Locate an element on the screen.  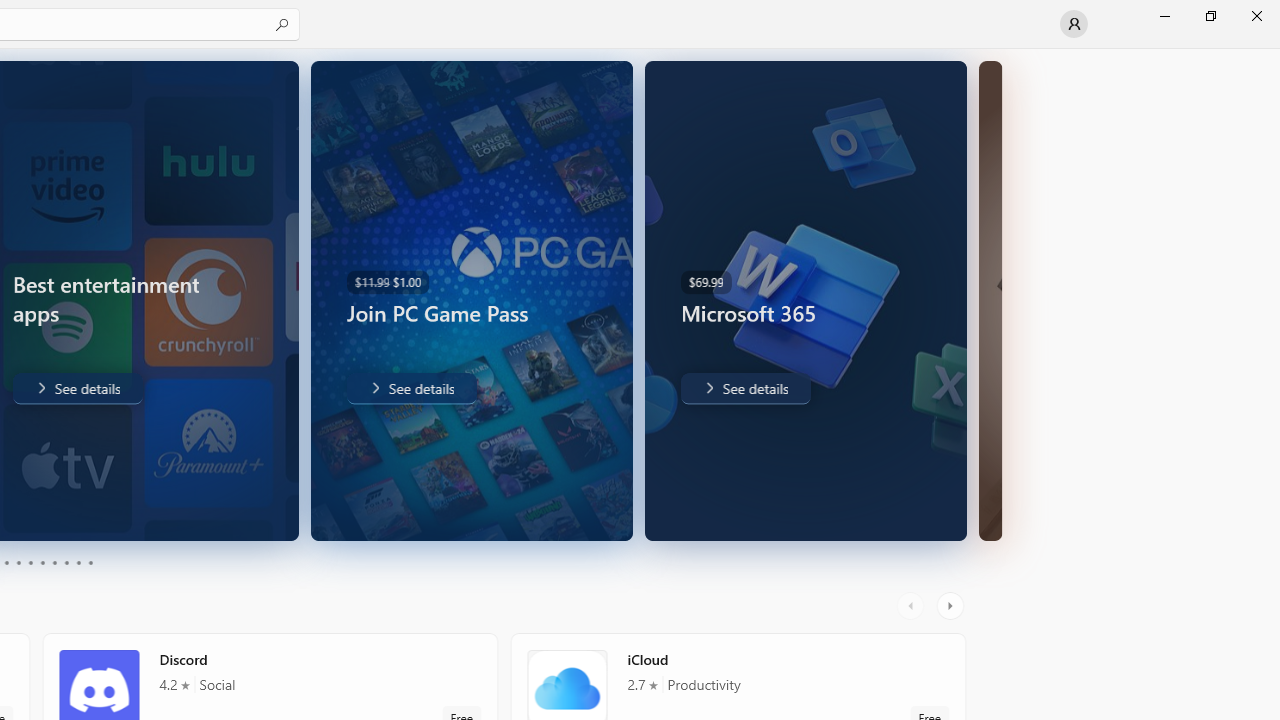
'Page 10' is located at coordinates (89, 563).